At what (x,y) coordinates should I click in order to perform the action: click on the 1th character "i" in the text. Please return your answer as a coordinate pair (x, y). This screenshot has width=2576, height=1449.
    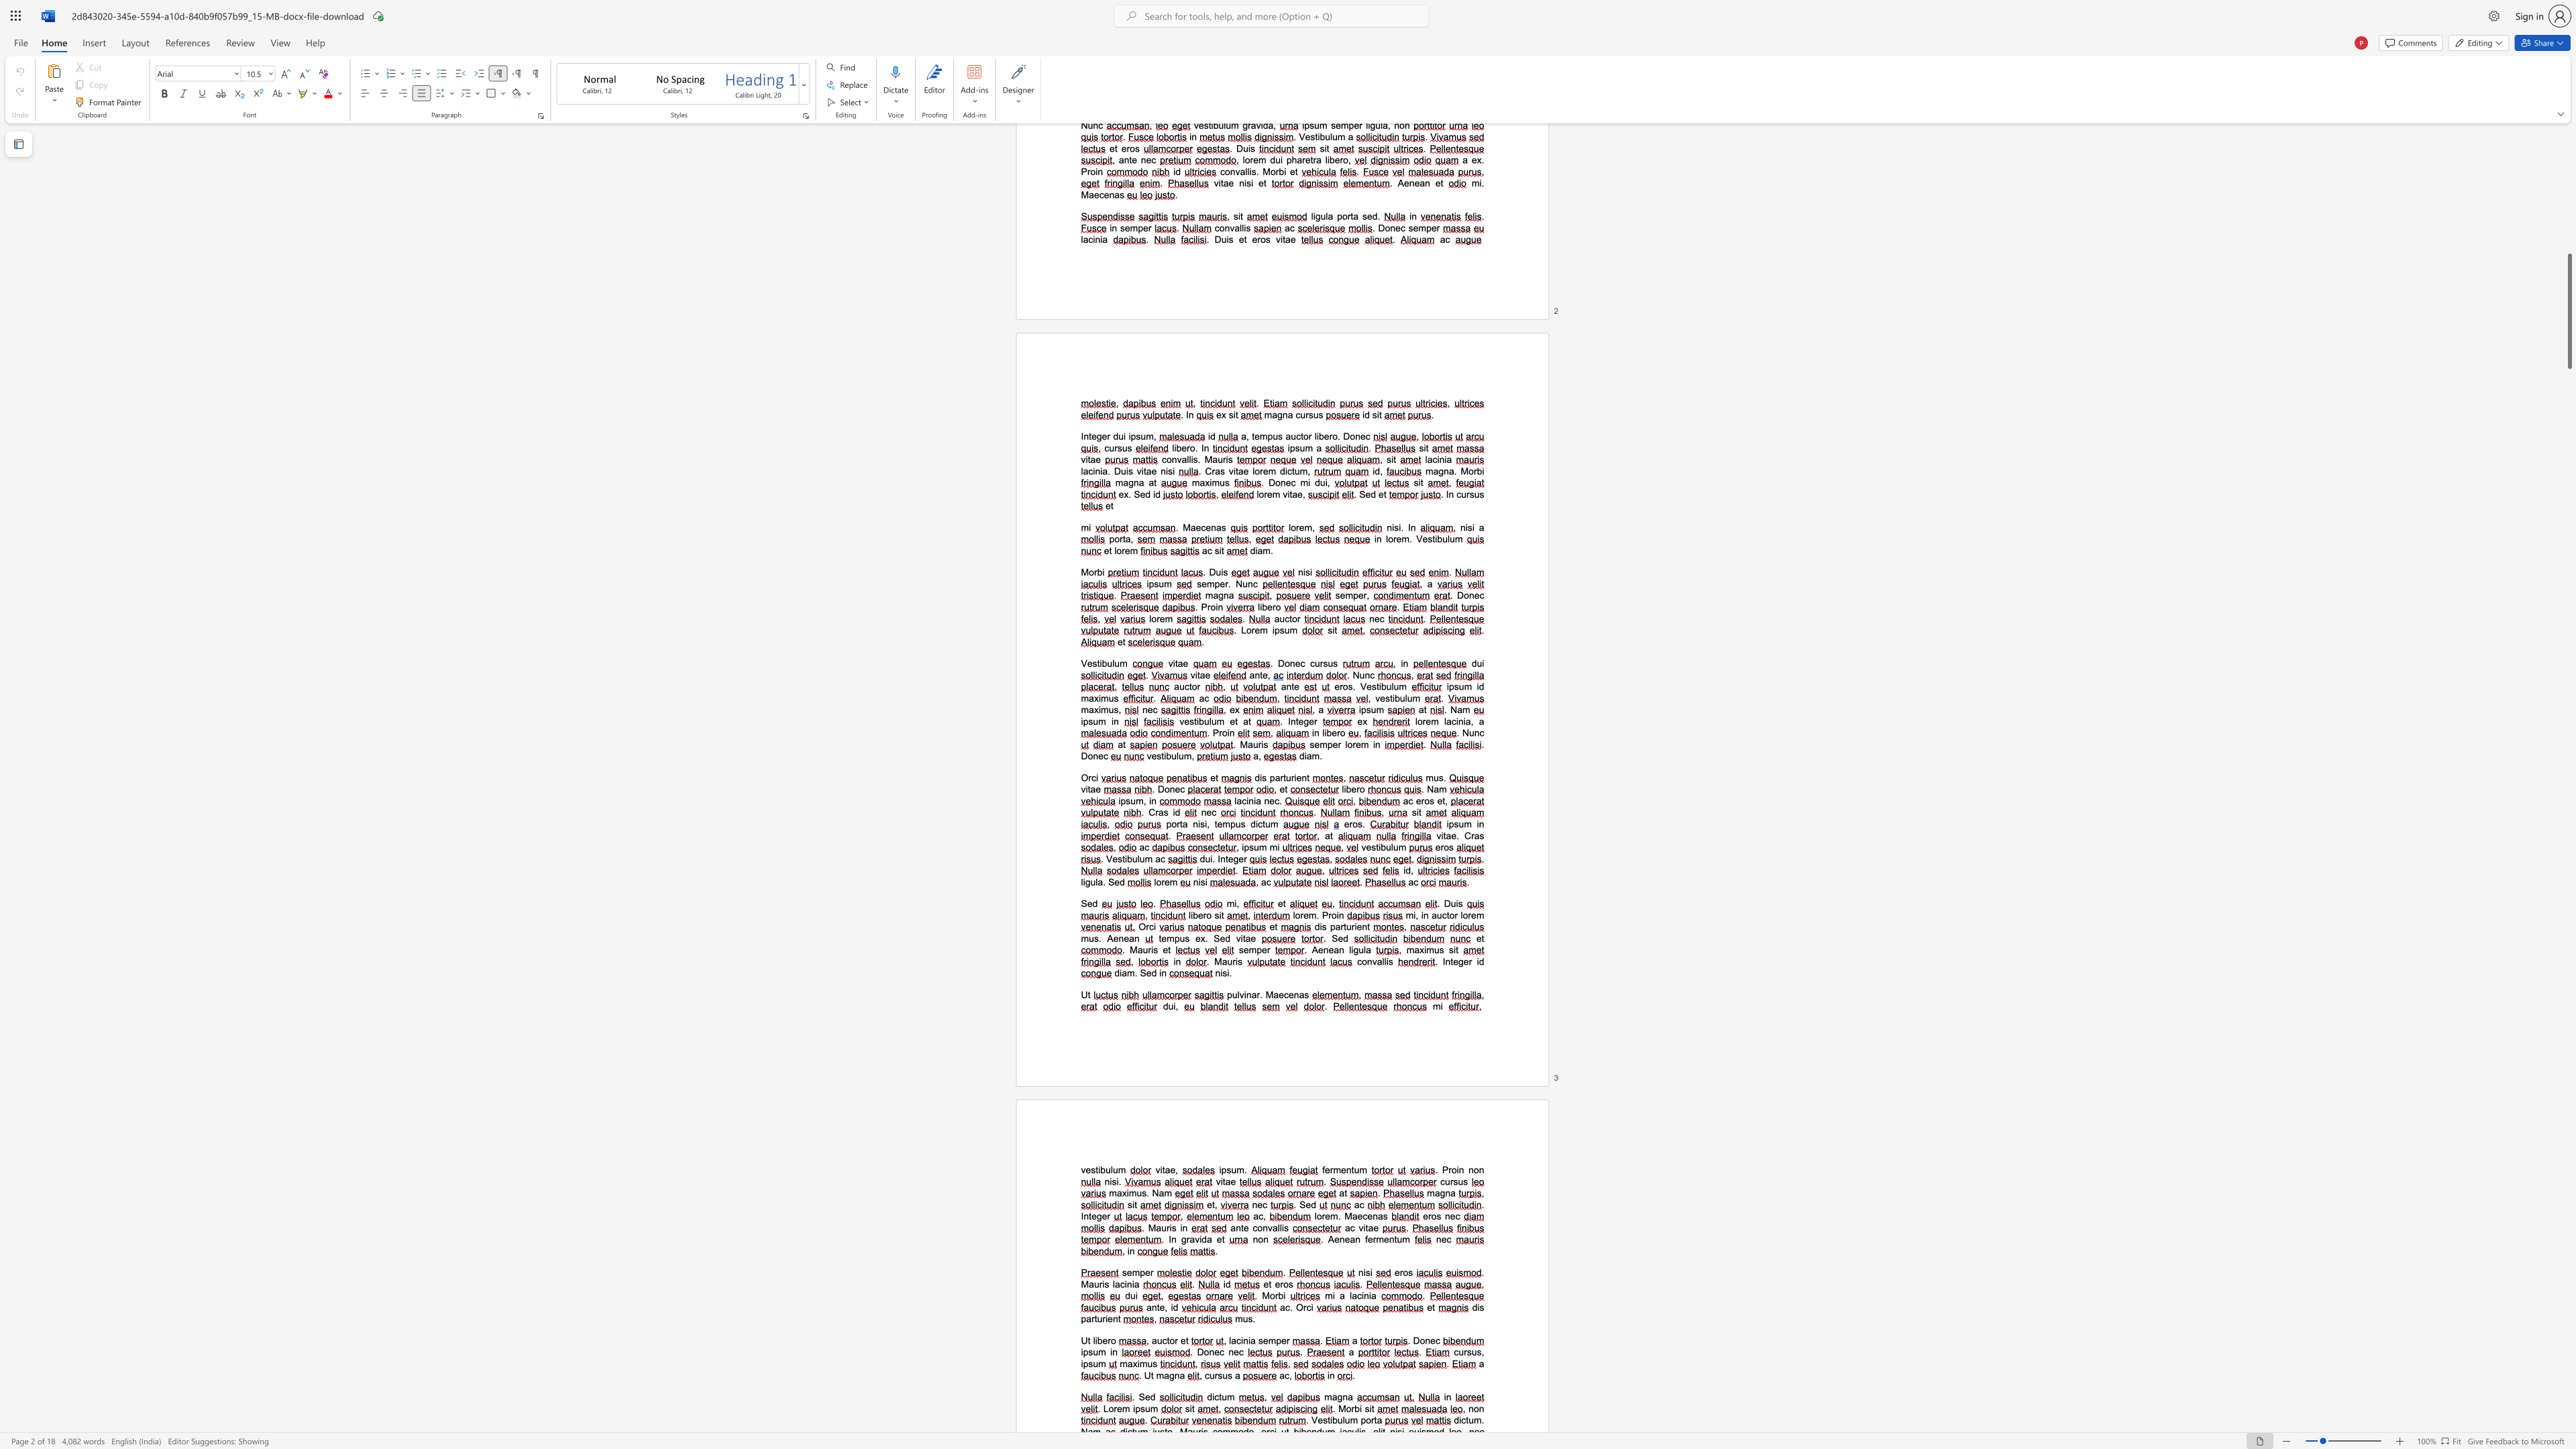
    Looking at the image, I should click on (1171, 1307).